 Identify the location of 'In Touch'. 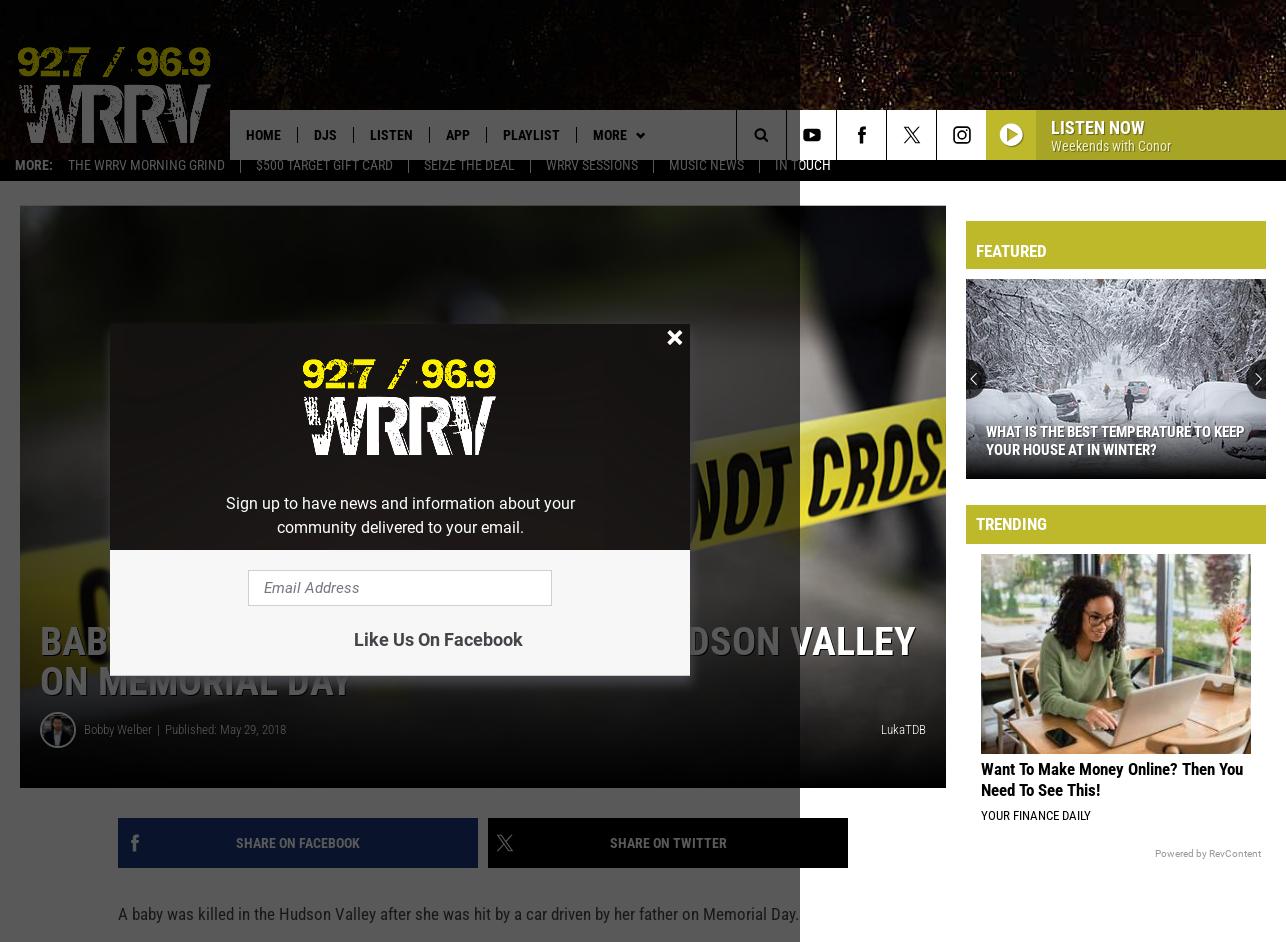
(802, 174).